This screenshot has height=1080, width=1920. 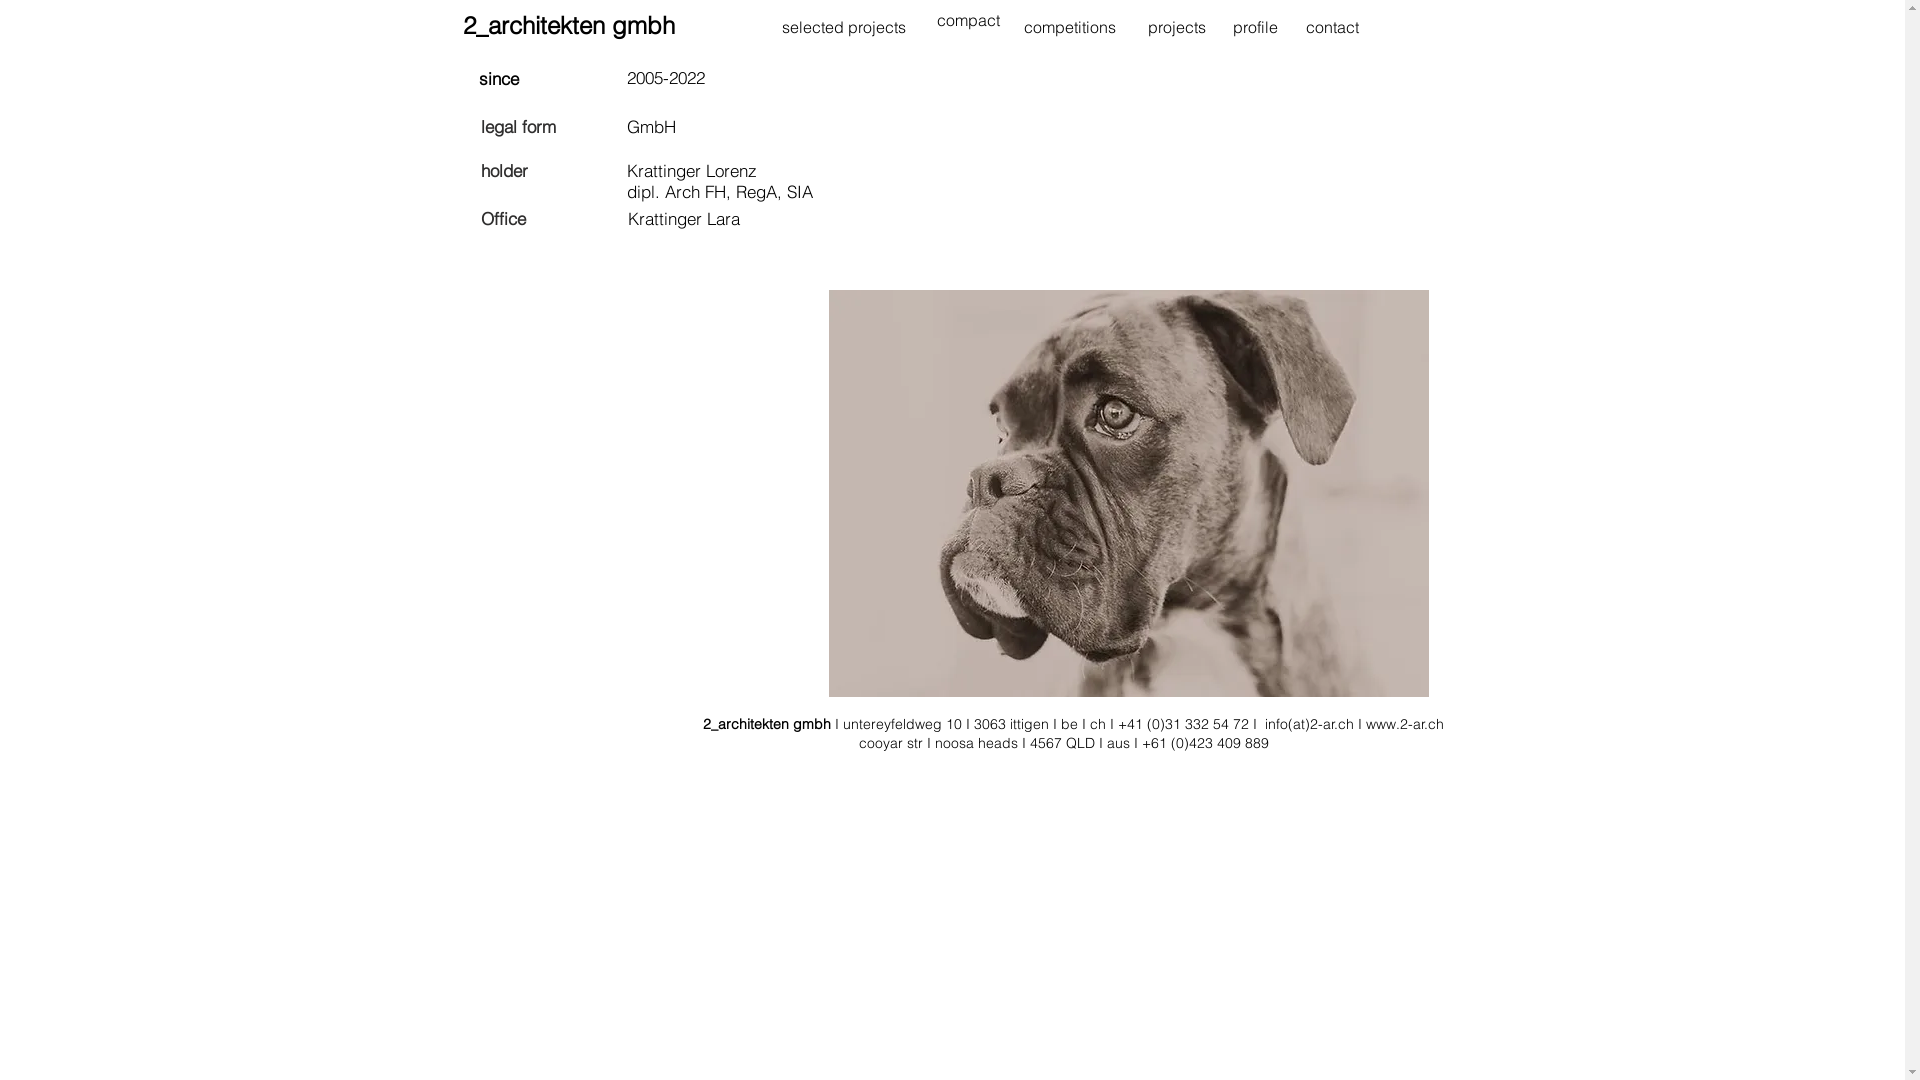 What do you see at coordinates (1069, 27) in the screenshot?
I see `'competitions'` at bounding box center [1069, 27].